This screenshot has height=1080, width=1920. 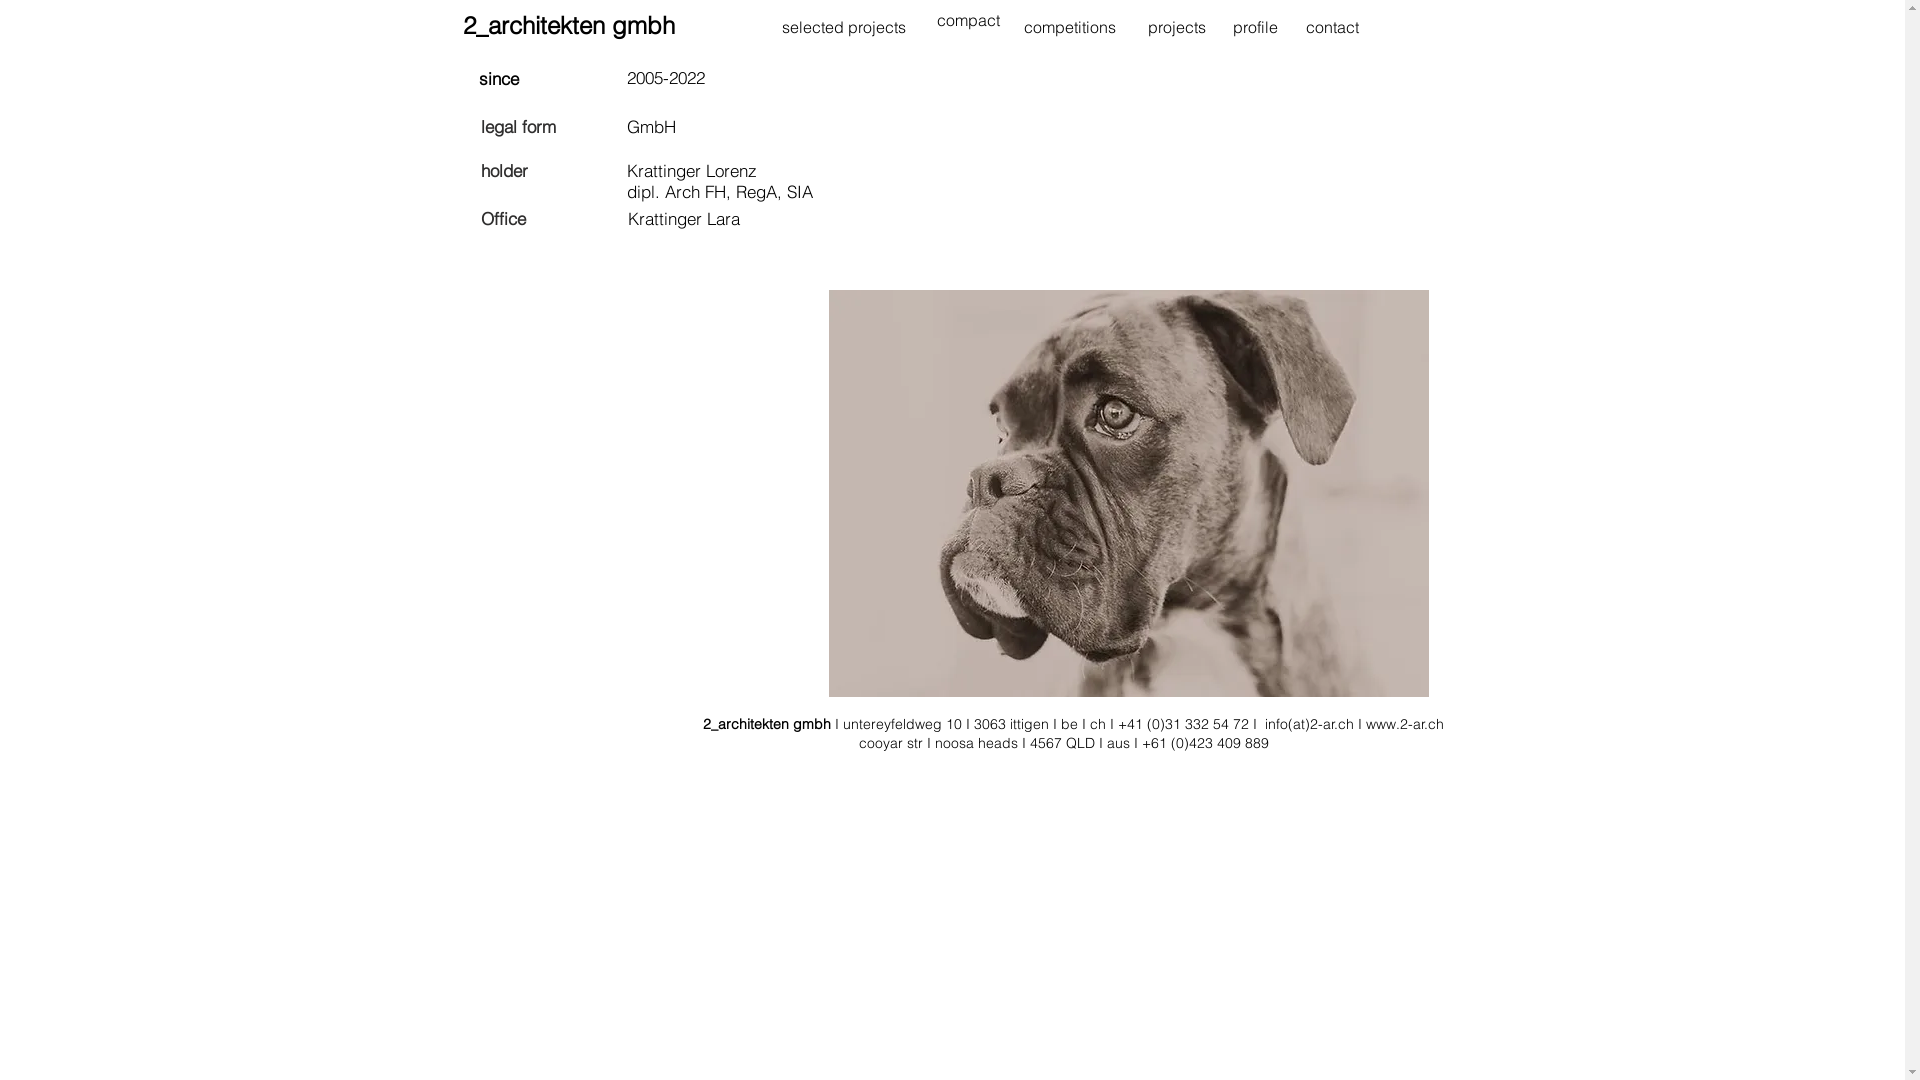 What do you see at coordinates (1069, 27) in the screenshot?
I see `'competitions'` at bounding box center [1069, 27].